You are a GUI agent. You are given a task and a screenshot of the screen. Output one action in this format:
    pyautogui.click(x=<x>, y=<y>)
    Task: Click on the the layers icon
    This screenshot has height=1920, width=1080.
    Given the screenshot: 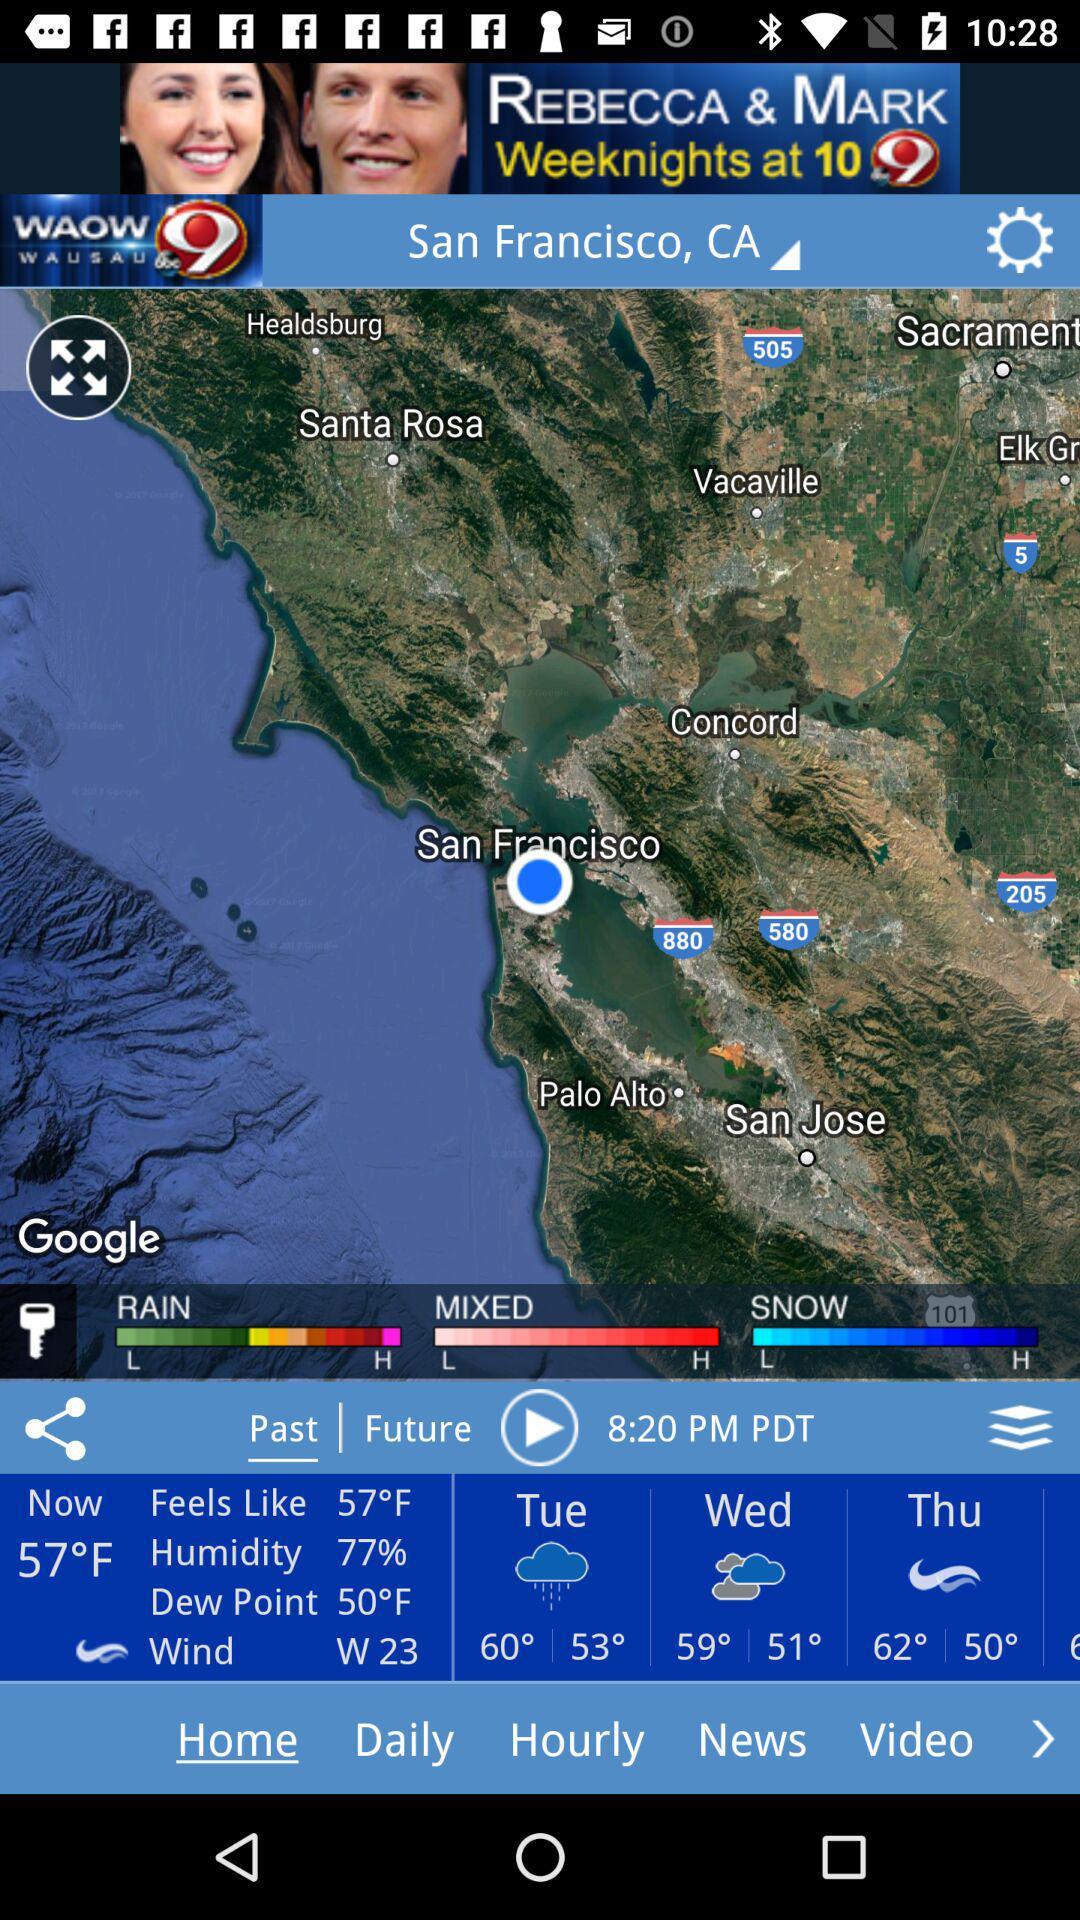 What is the action you would take?
    pyautogui.click(x=1020, y=1426)
    